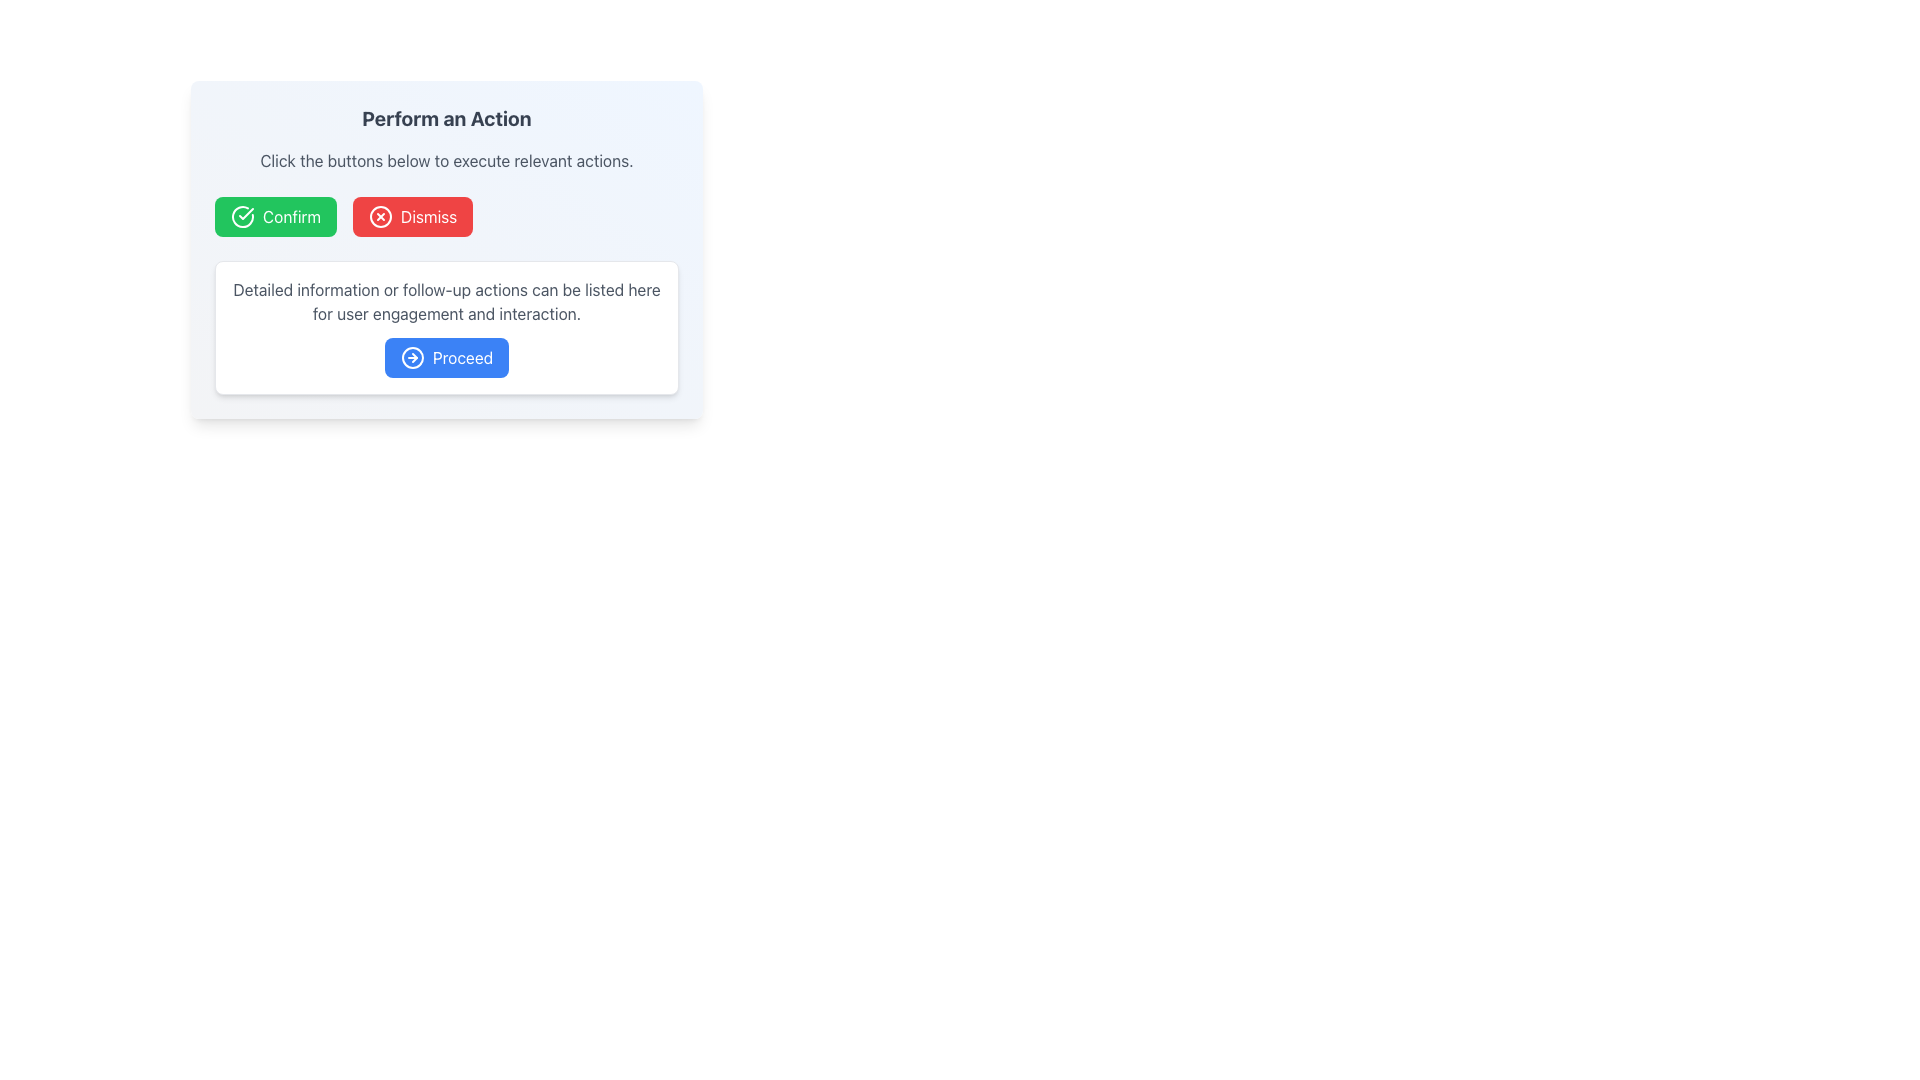  I want to click on the 'Proceed' button, which has a blue background and white text with an arrow icon, so click(445, 357).